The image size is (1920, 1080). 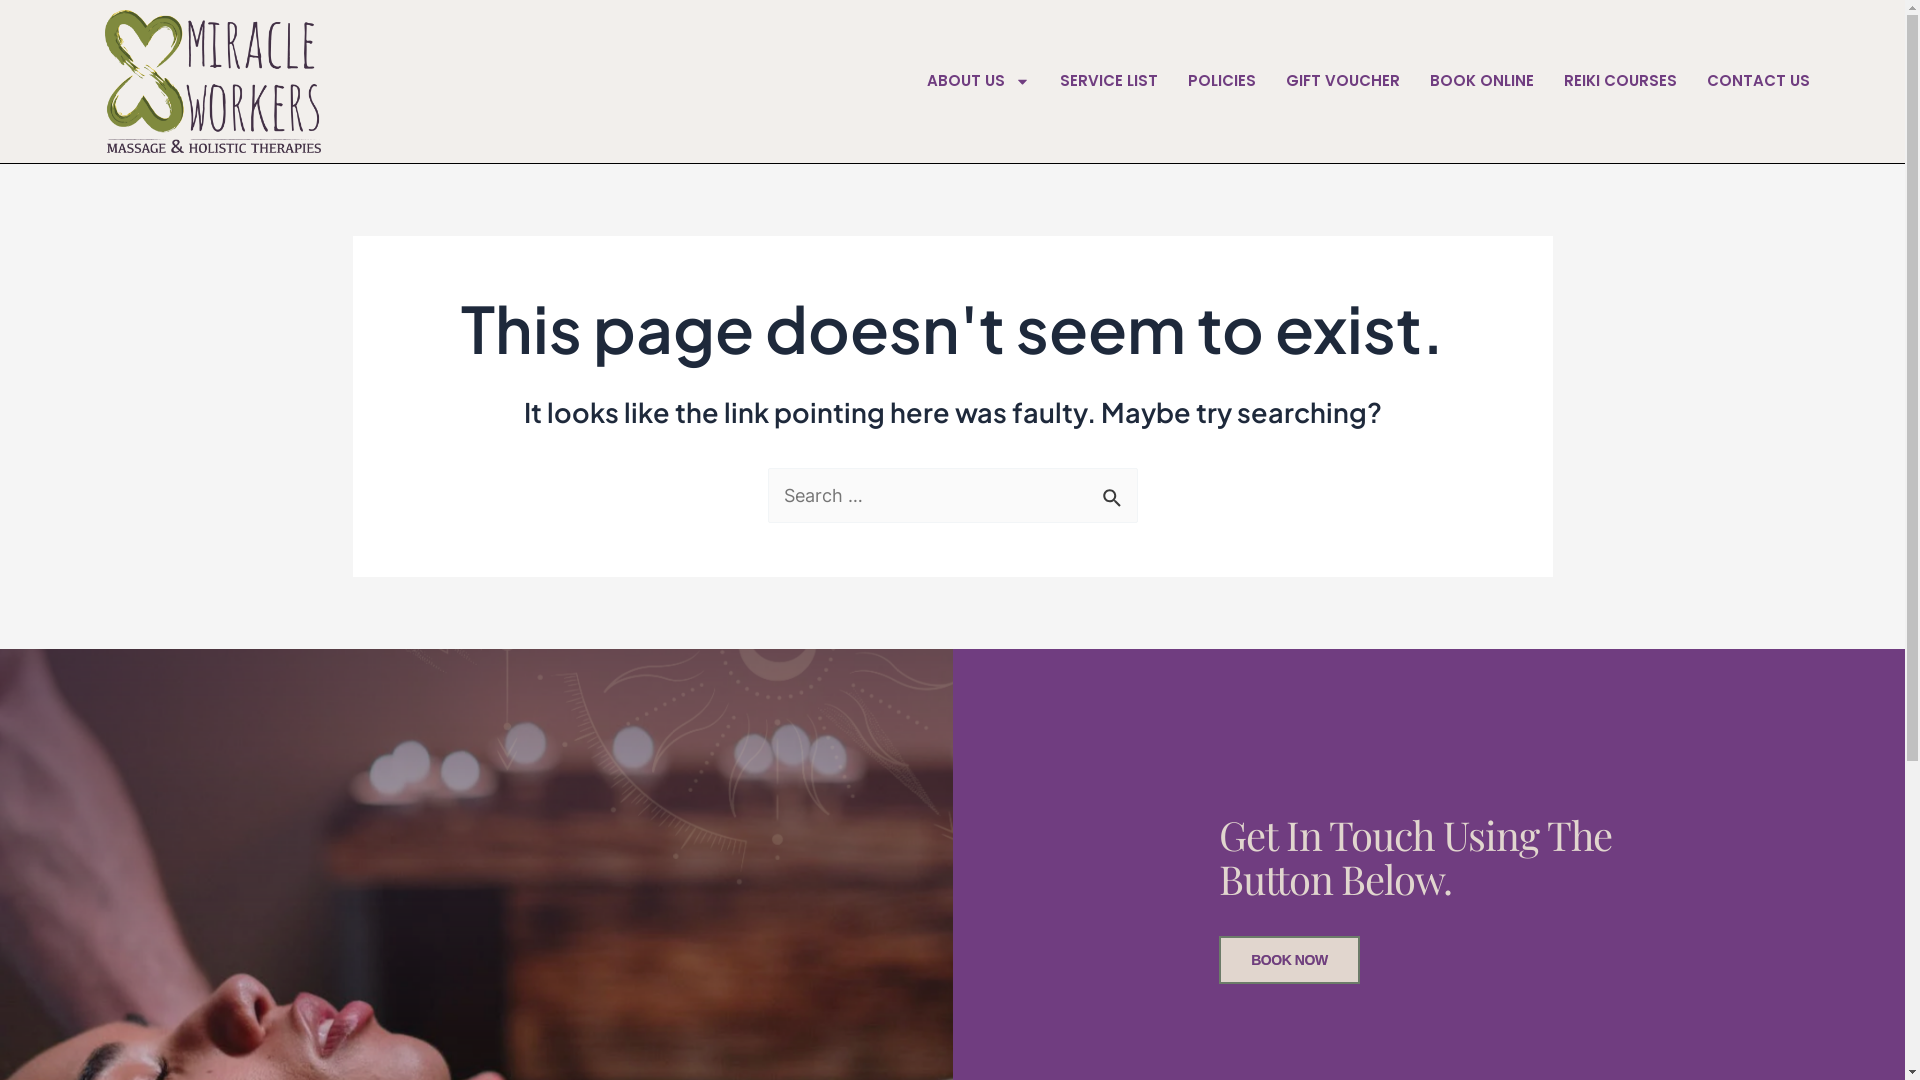 What do you see at coordinates (1757, 80) in the screenshot?
I see `'CONTACT US'` at bounding box center [1757, 80].